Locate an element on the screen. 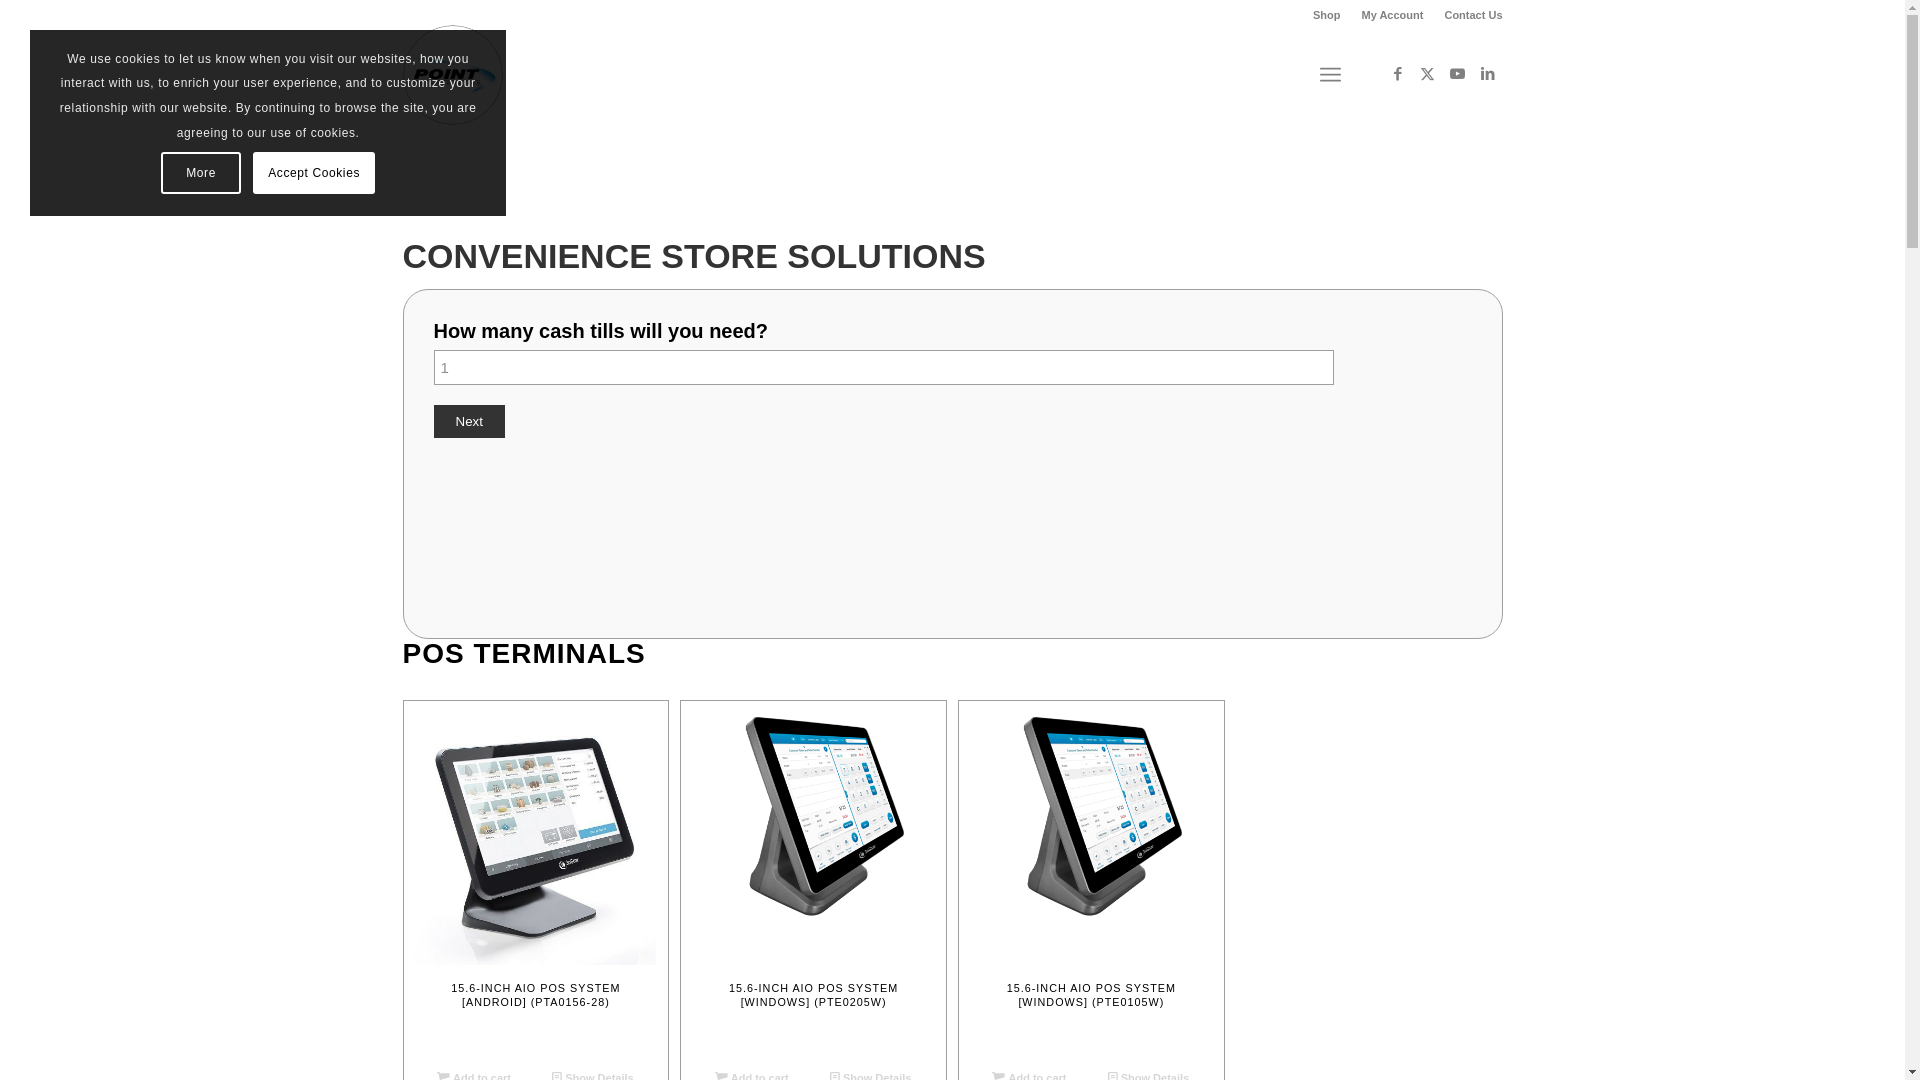  'Twitter' is located at coordinates (1425, 72).